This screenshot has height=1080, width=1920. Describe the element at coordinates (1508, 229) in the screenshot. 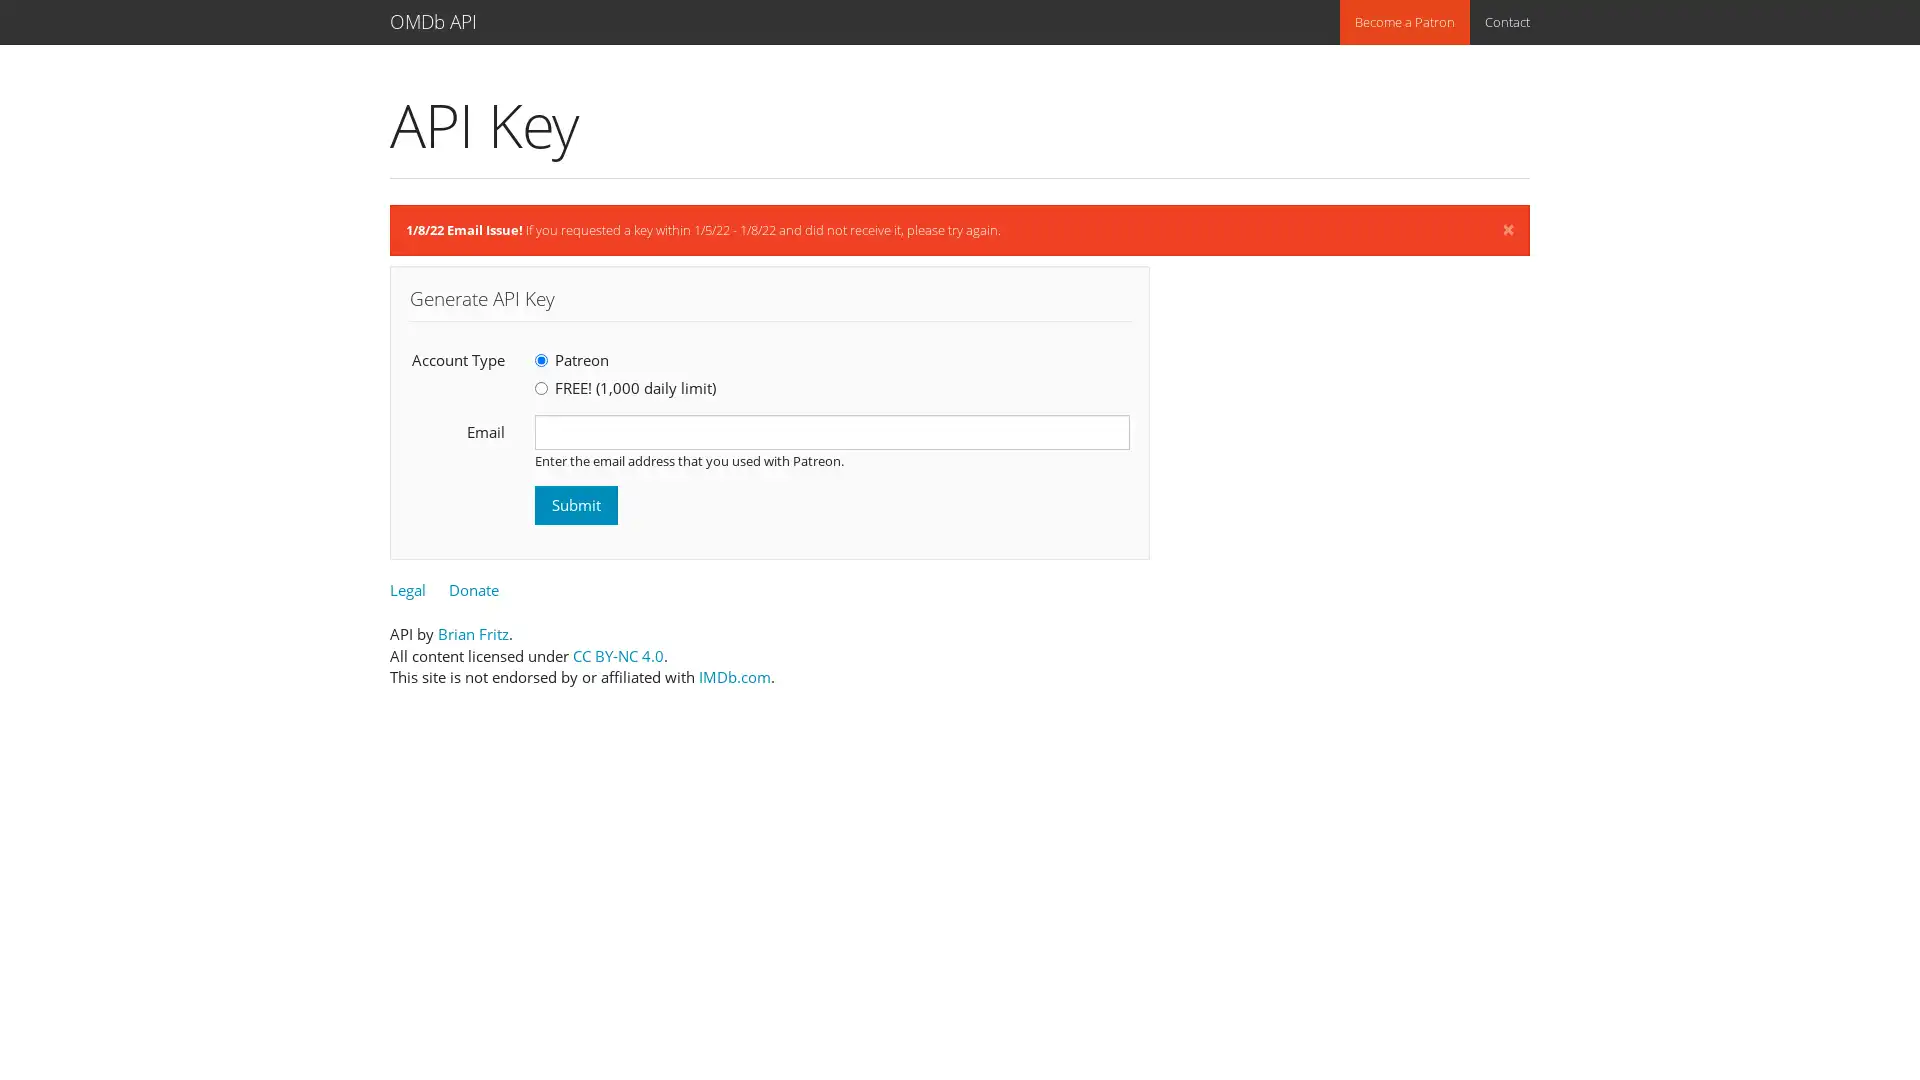

I see `Close` at that location.